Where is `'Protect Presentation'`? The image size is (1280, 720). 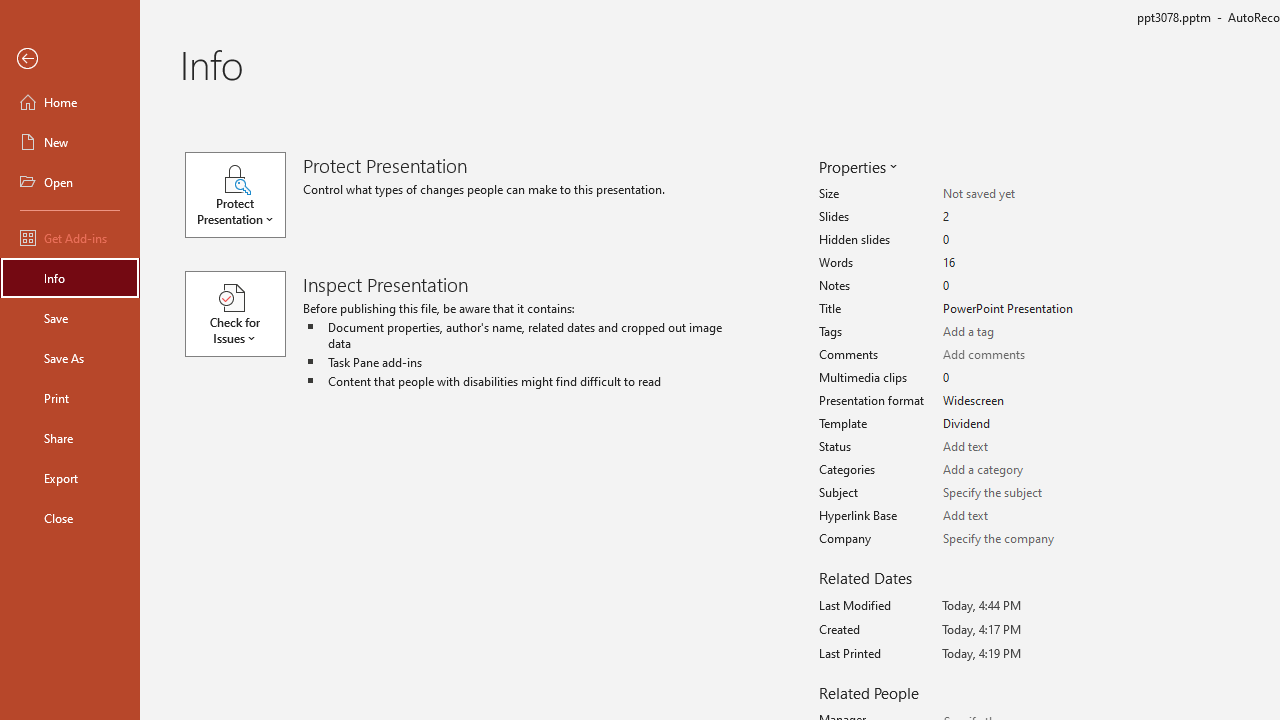 'Protect Presentation' is located at coordinates (243, 195).